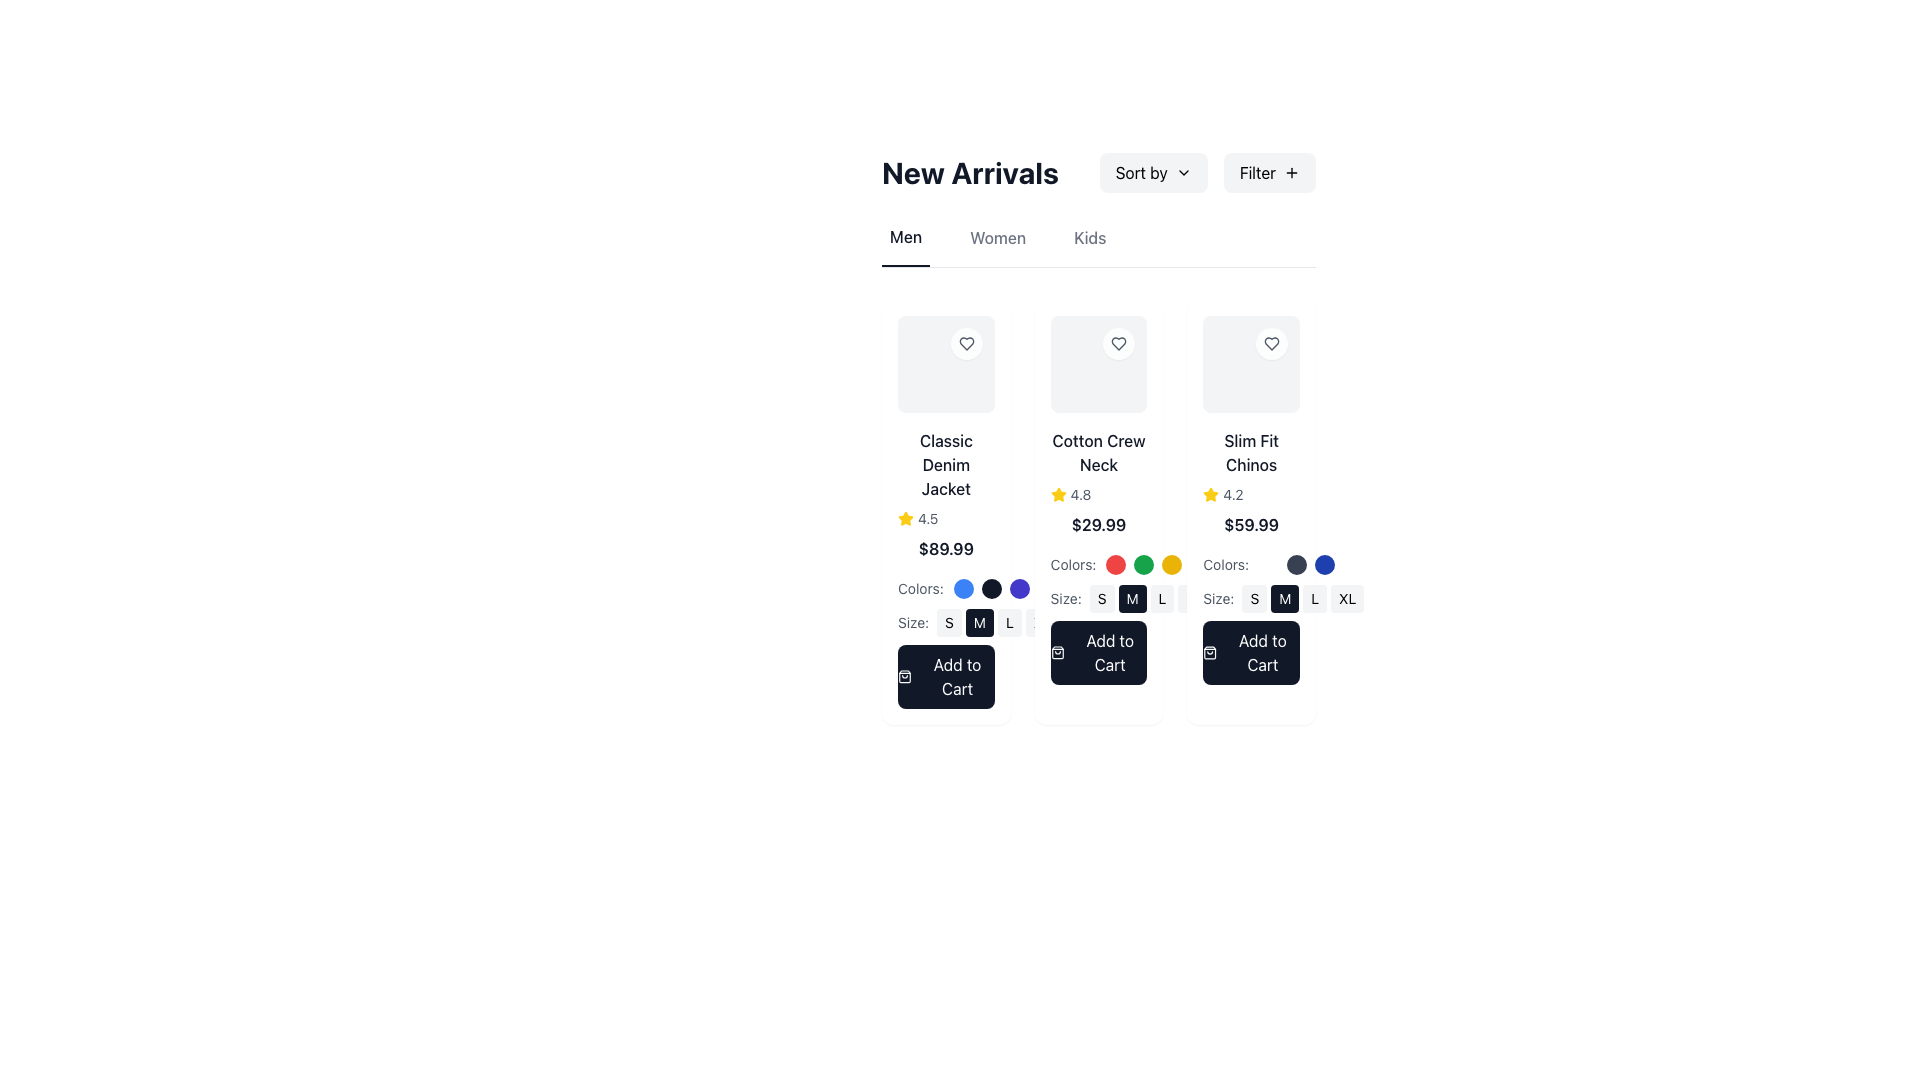 The height and width of the screenshot is (1080, 1920). I want to click on the color indicator circle located under the 'Cotton Crew Neck' product card in the 'New Arrivals' section, so click(1144, 564).